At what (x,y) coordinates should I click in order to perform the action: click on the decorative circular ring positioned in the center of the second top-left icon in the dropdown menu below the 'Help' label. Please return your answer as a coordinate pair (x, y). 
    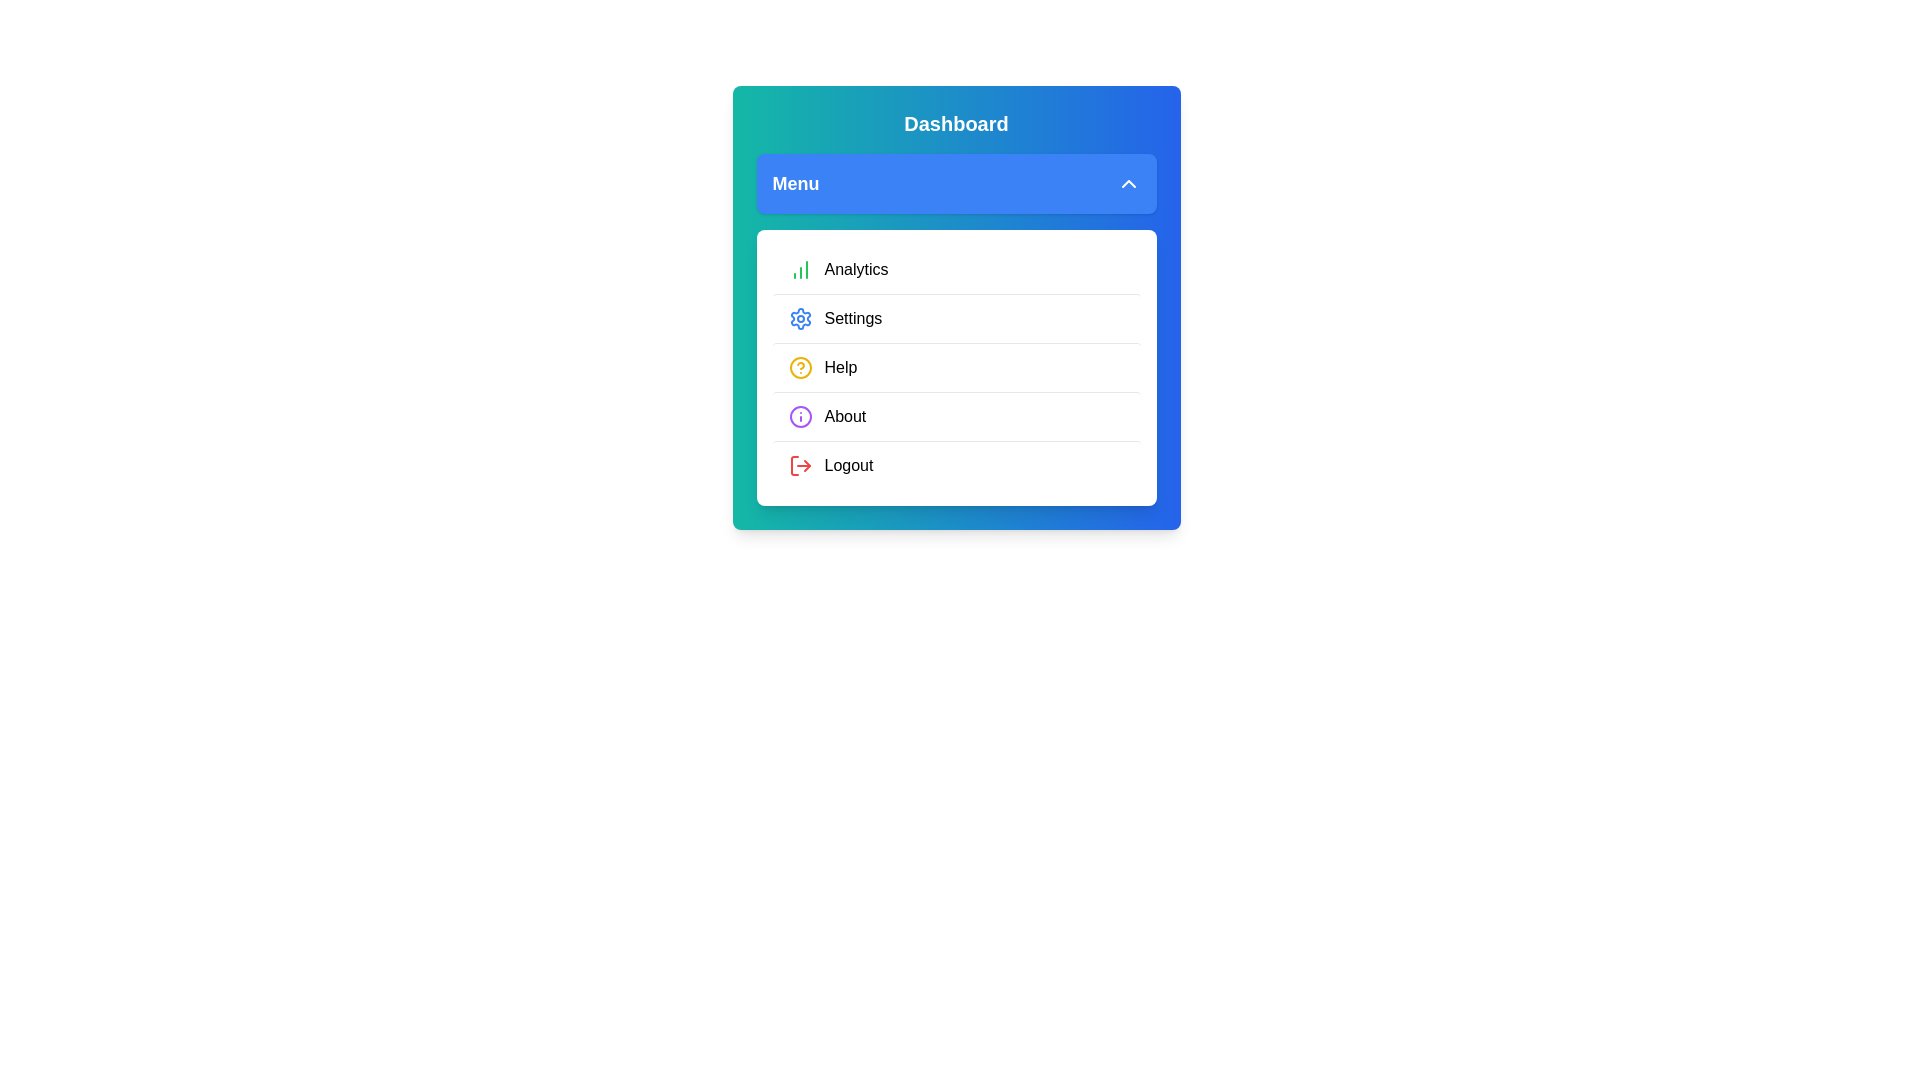
    Looking at the image, I should click on (800, 415).